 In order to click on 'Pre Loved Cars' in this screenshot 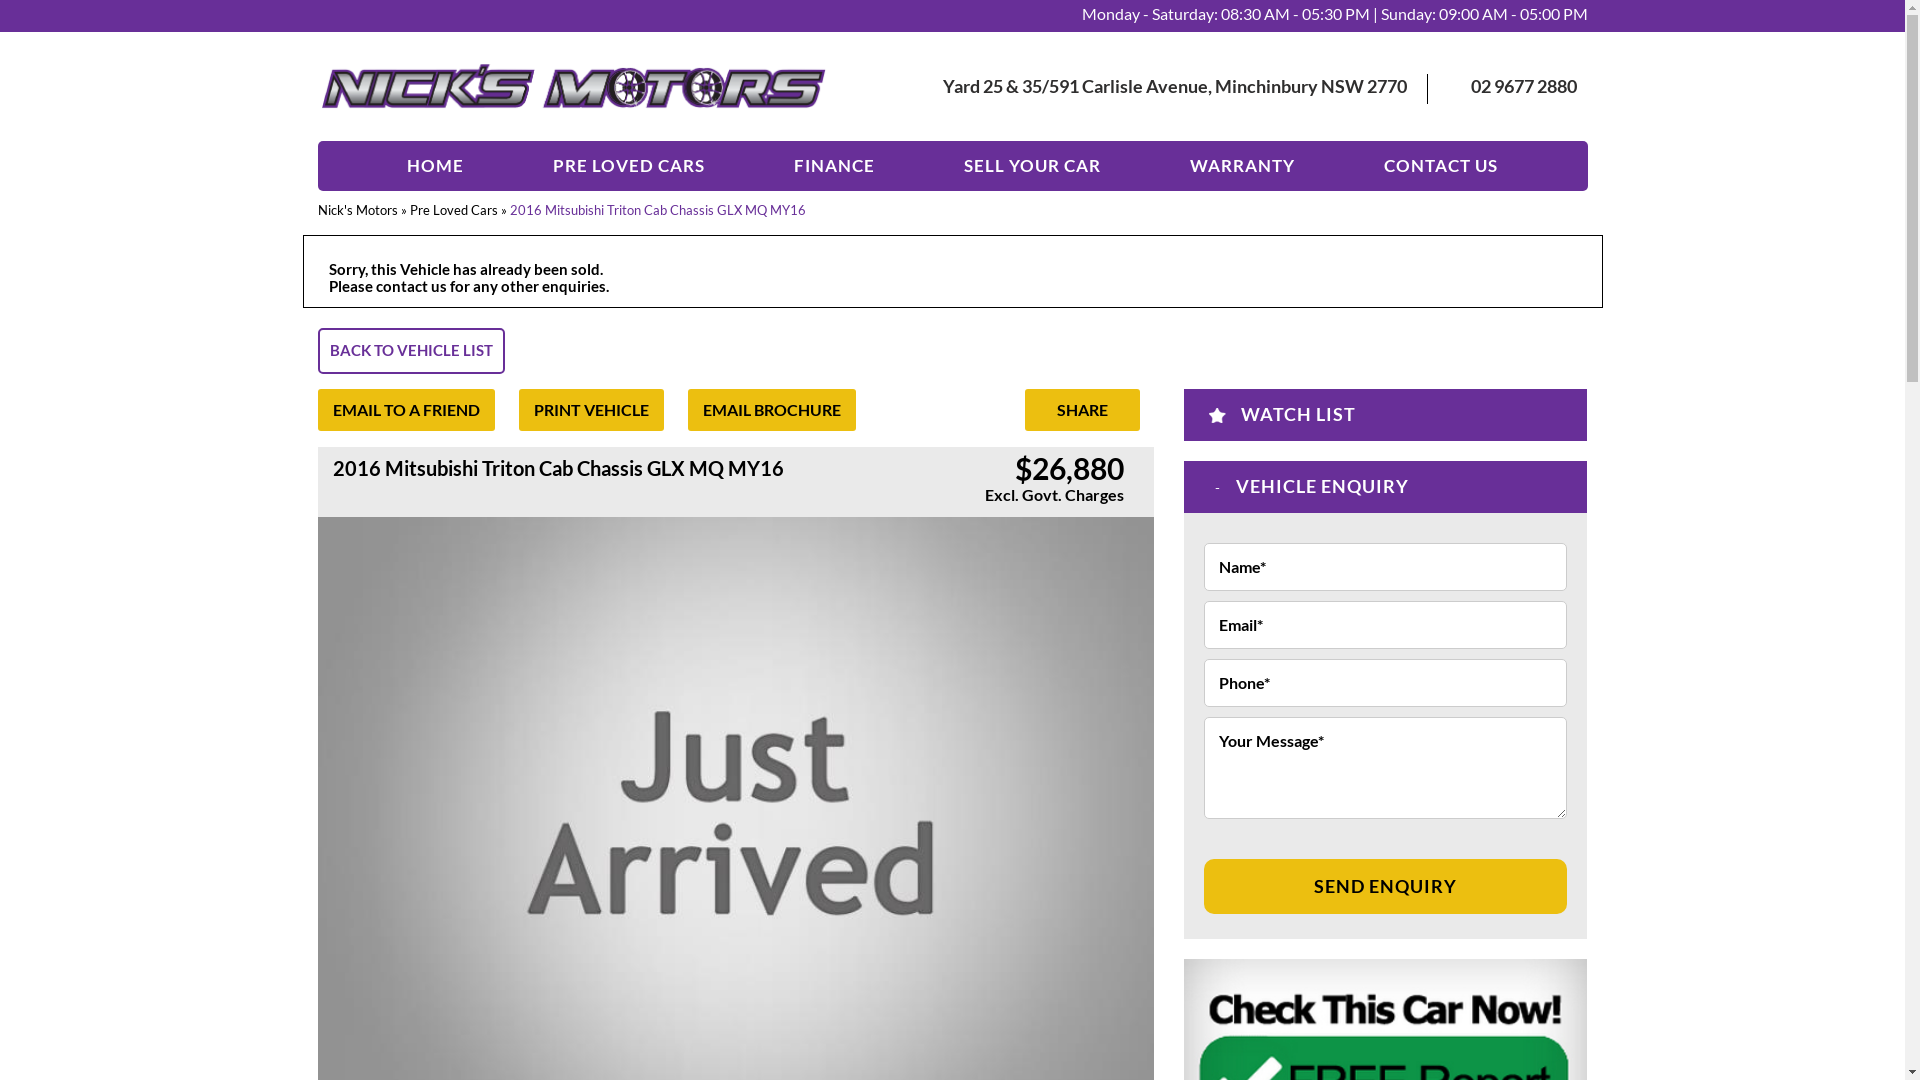, I will do `click(453, 209)`.